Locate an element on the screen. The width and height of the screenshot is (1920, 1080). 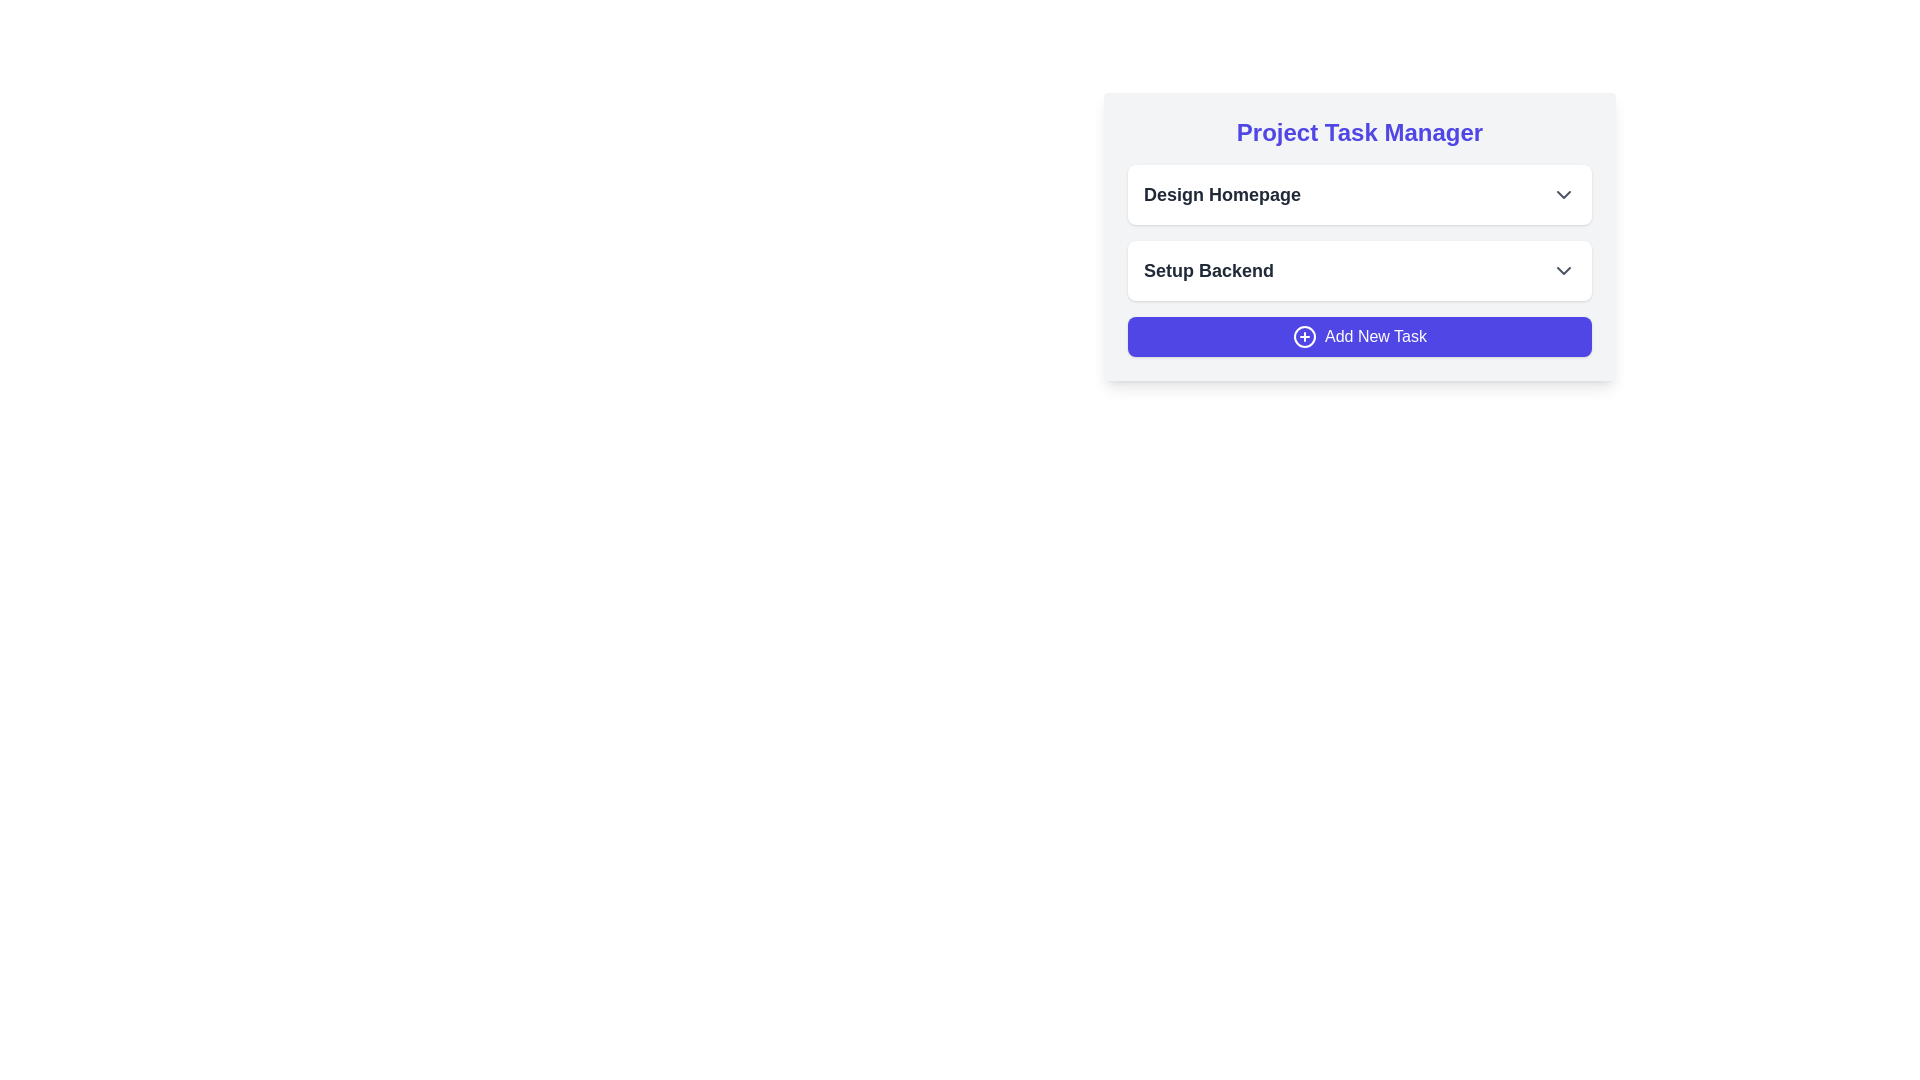
the 'Setup Backend' text label, which is a bold, larger font string in dark gray, centered beneath the 'Design Homepage' label is located at coordinates (1208, 270).